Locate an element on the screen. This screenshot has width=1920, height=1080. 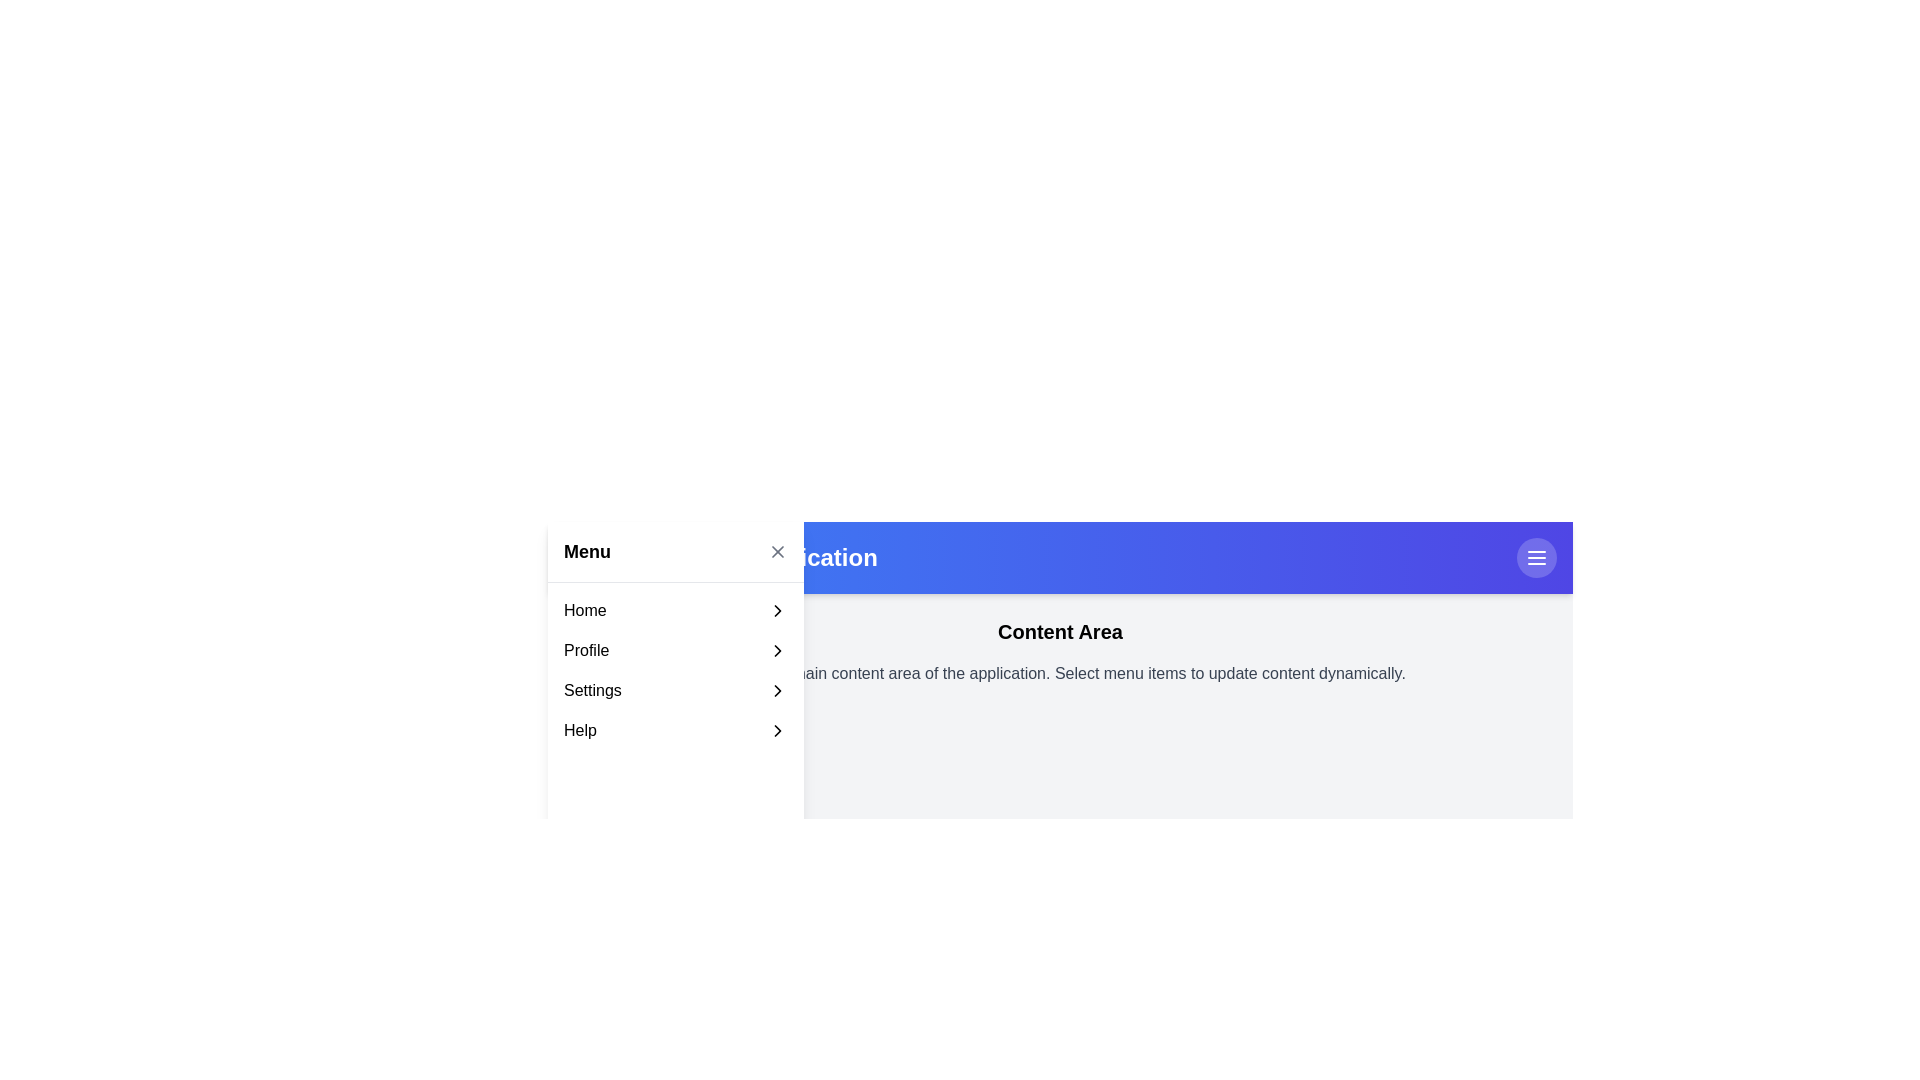
the circular menu button located is located at coordinates (1535, 558).